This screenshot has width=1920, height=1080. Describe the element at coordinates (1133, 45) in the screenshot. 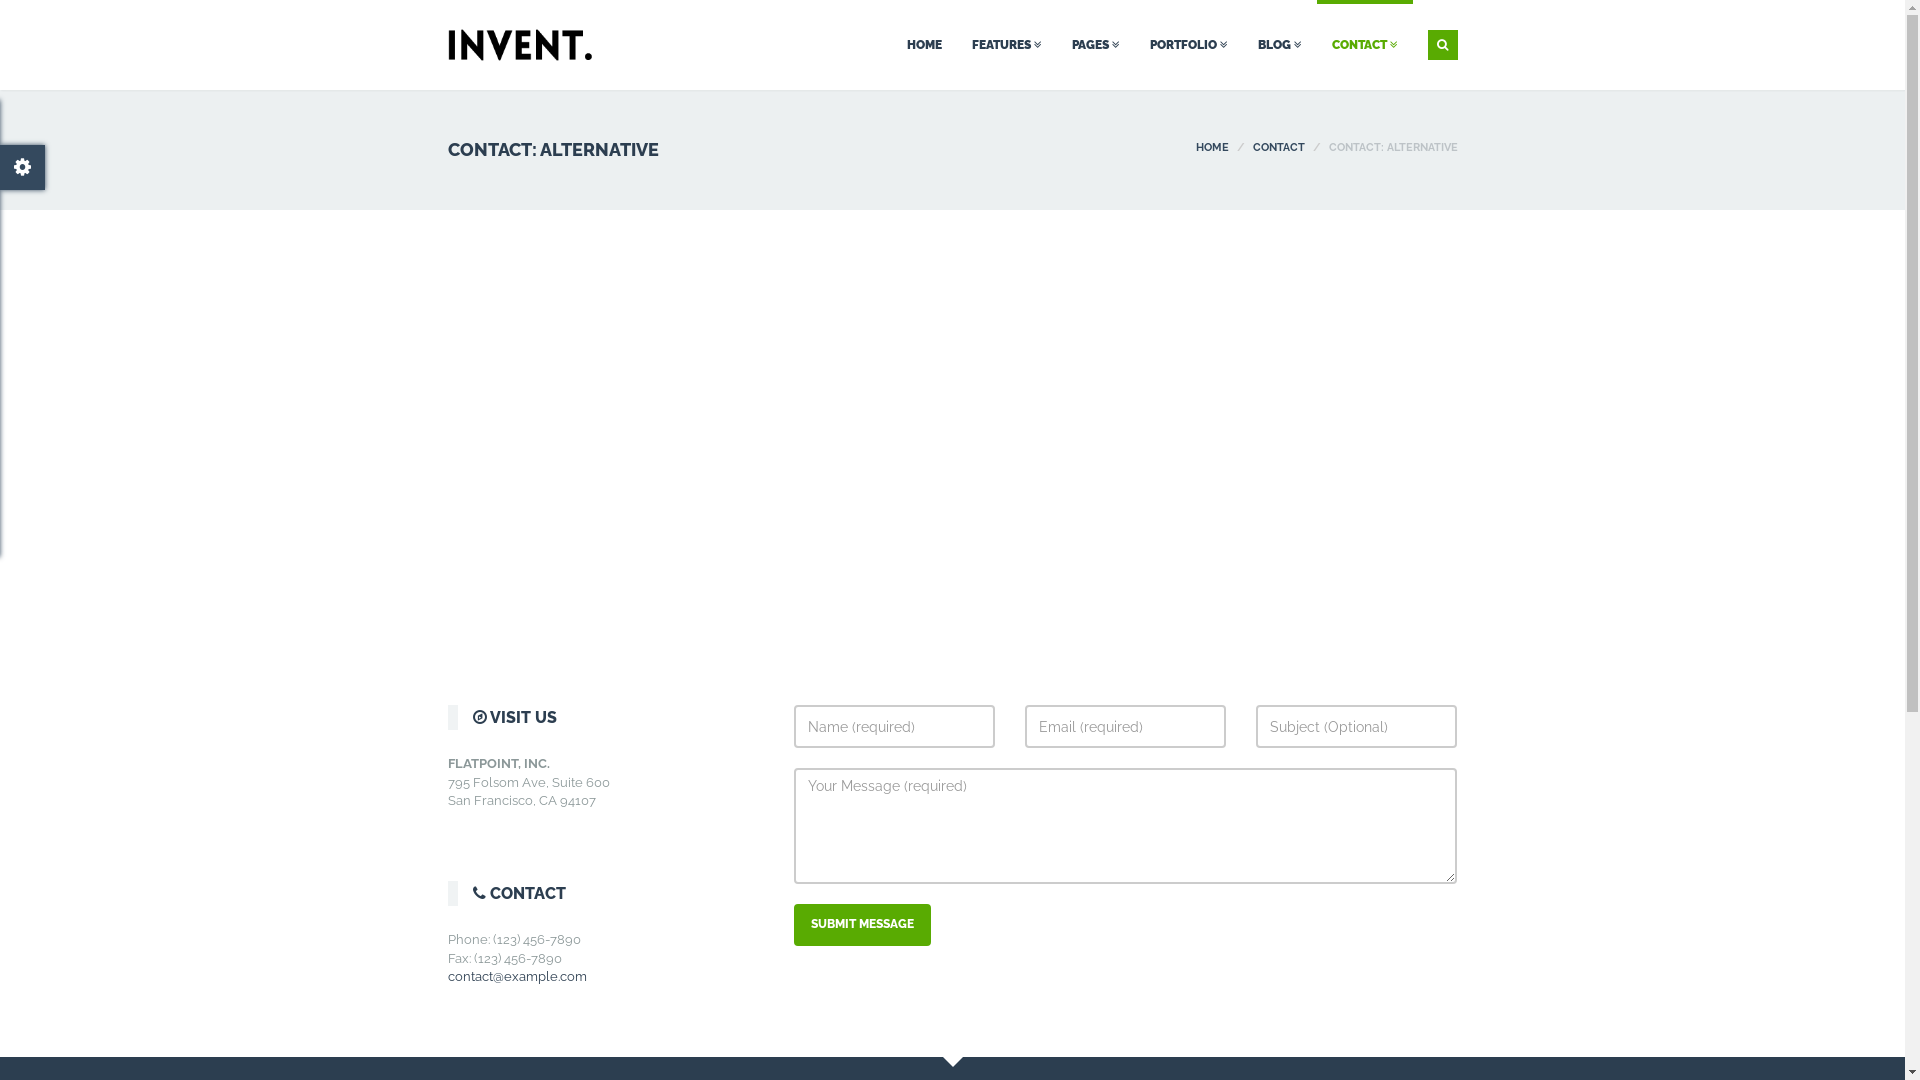

I see `'PORTFOLIO'` at that location.